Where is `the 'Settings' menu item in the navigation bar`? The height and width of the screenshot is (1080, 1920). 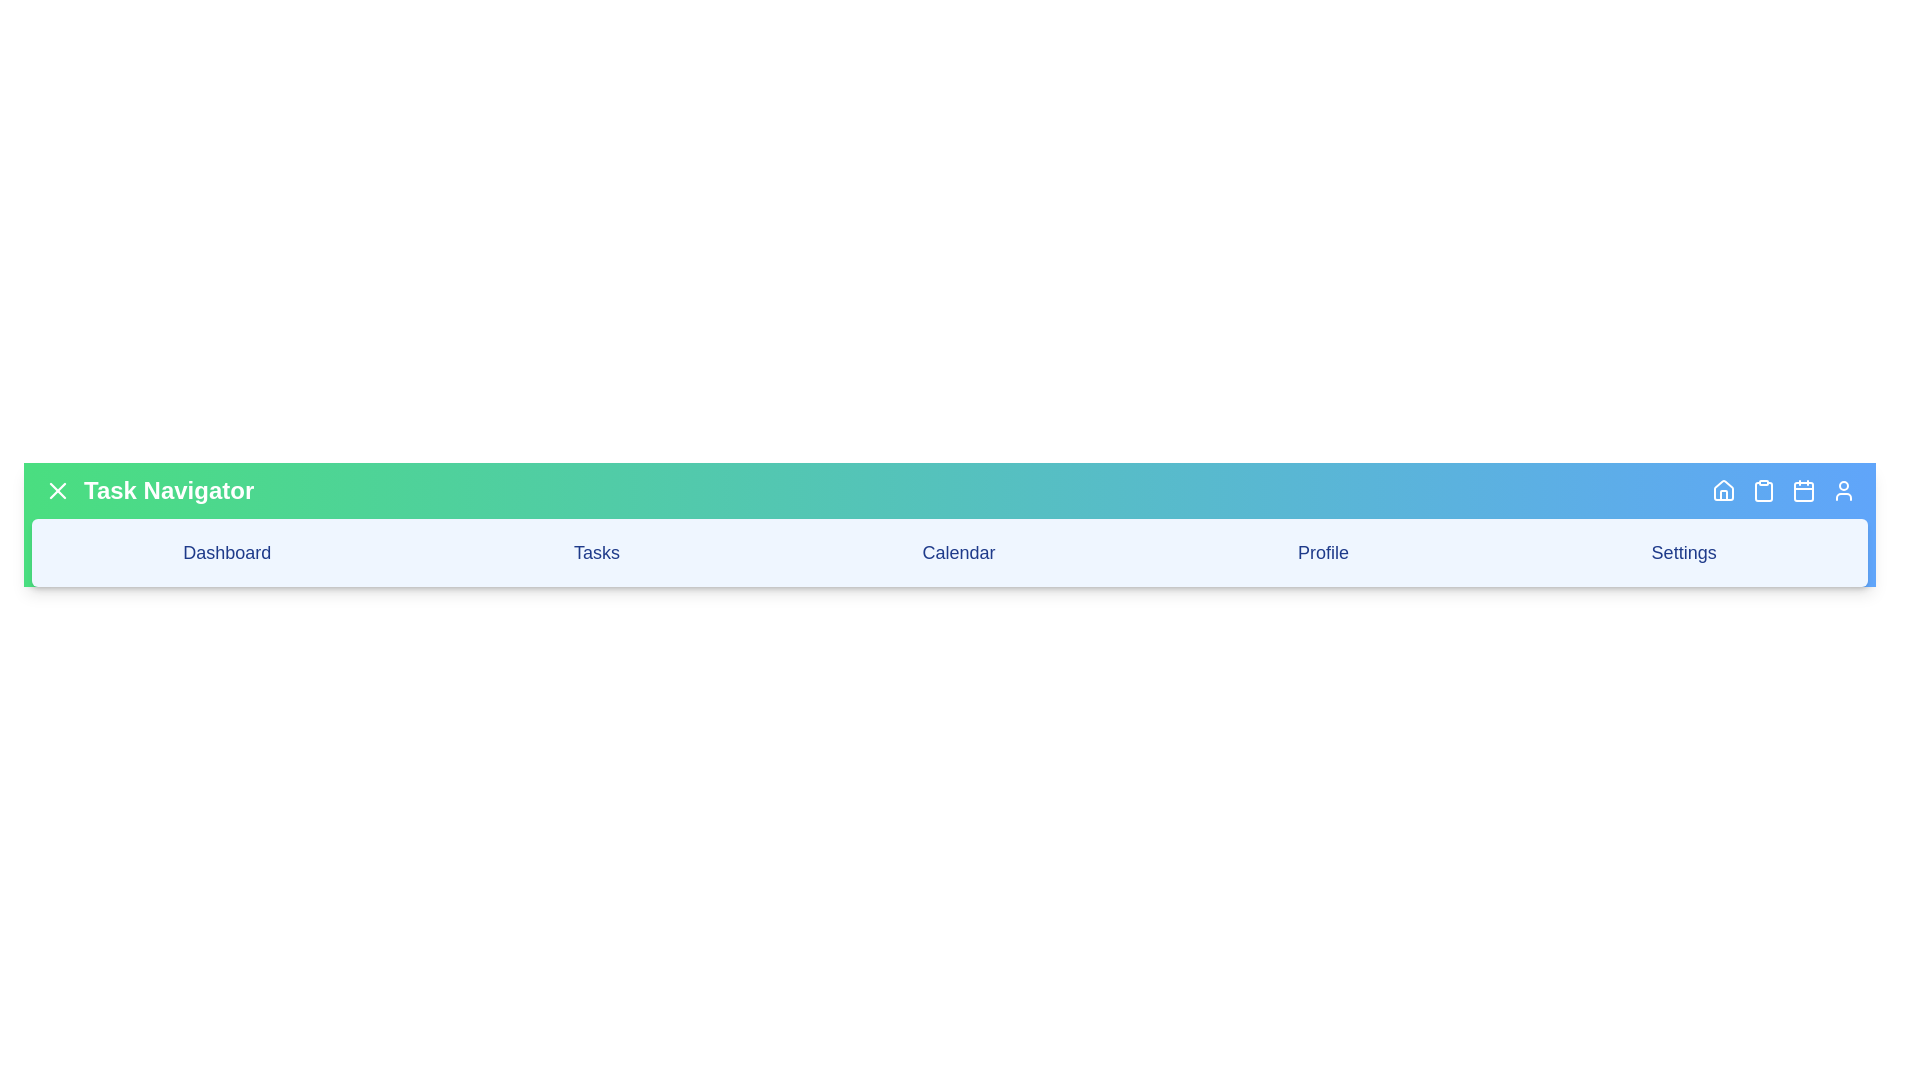 the 'Settings' menu item in the navigation bar is located at coordinates (1683, 552).